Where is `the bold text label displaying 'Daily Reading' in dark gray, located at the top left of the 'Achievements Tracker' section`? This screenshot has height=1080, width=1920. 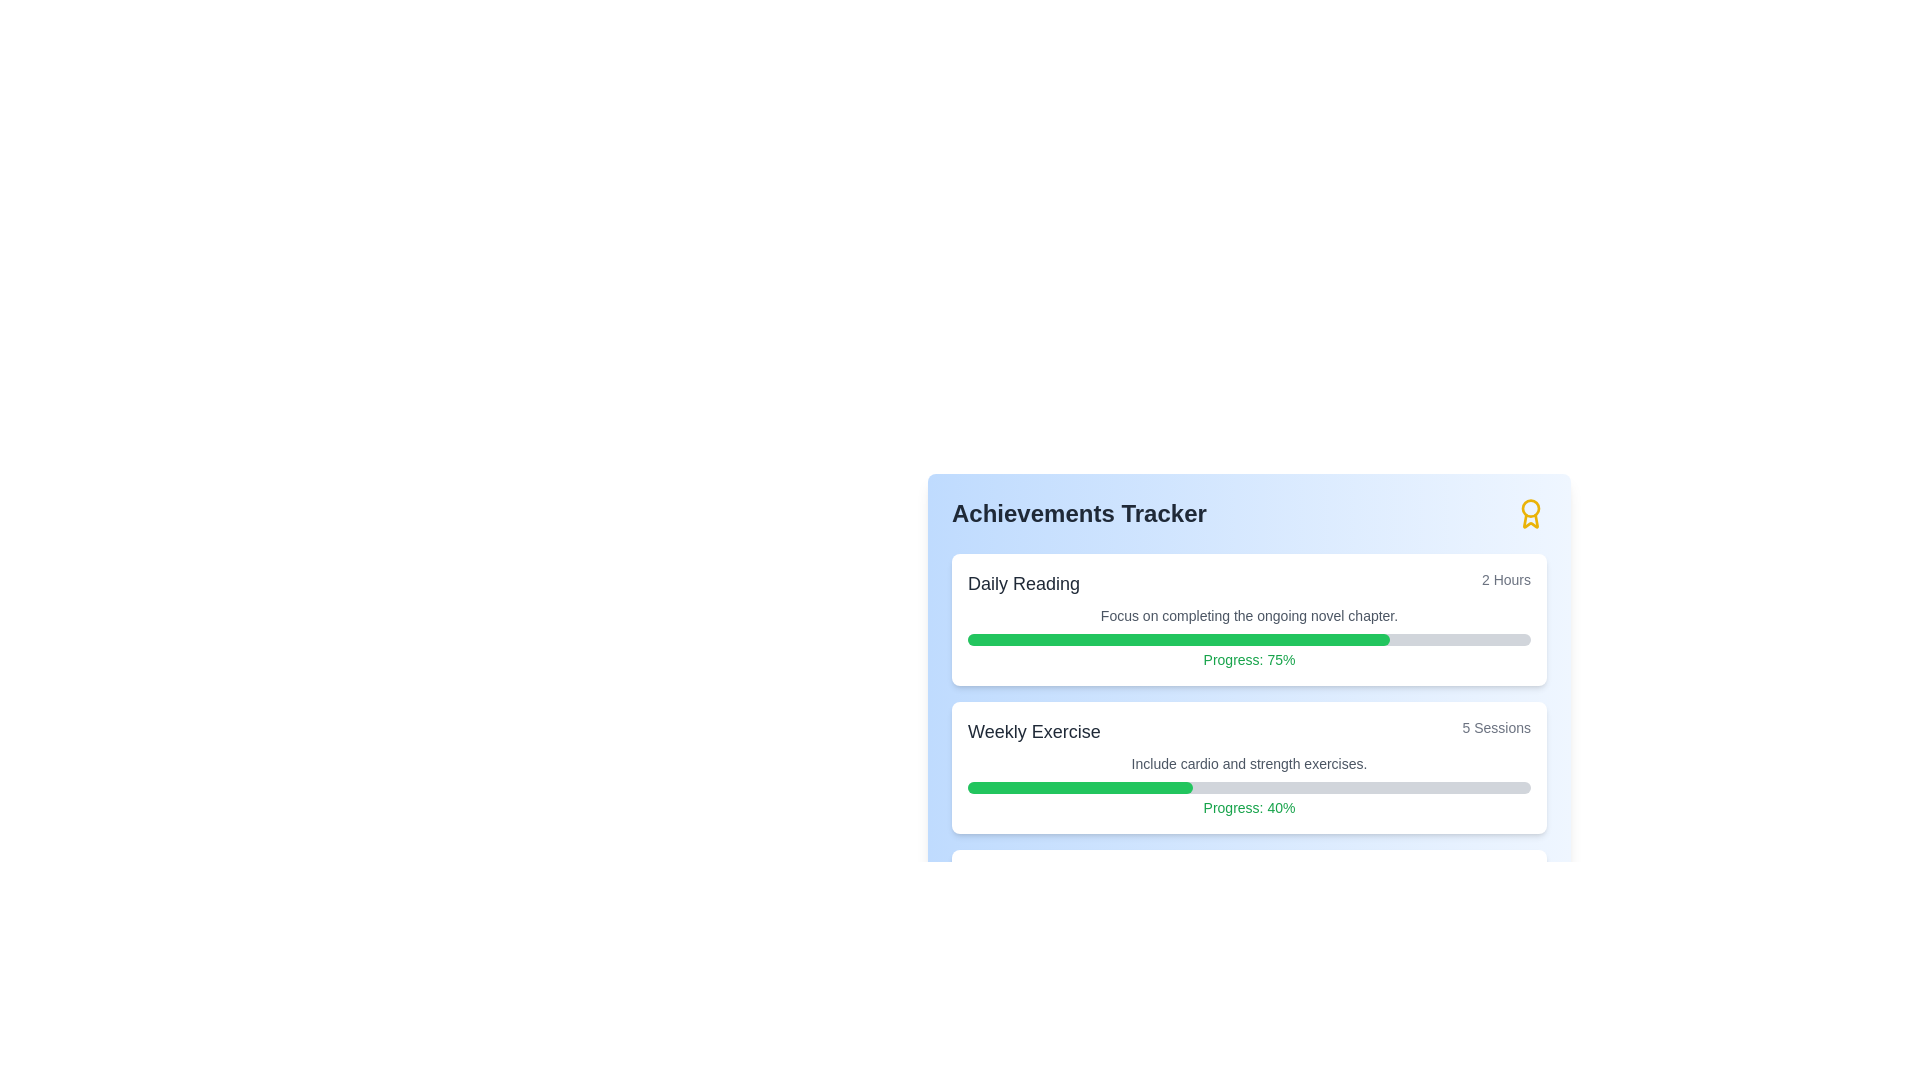
the bold text label displaying 'Daily Reading' in dark gray, located at the top left of the 'Achievements Tracker' section is located at coordinates (1023, 583).